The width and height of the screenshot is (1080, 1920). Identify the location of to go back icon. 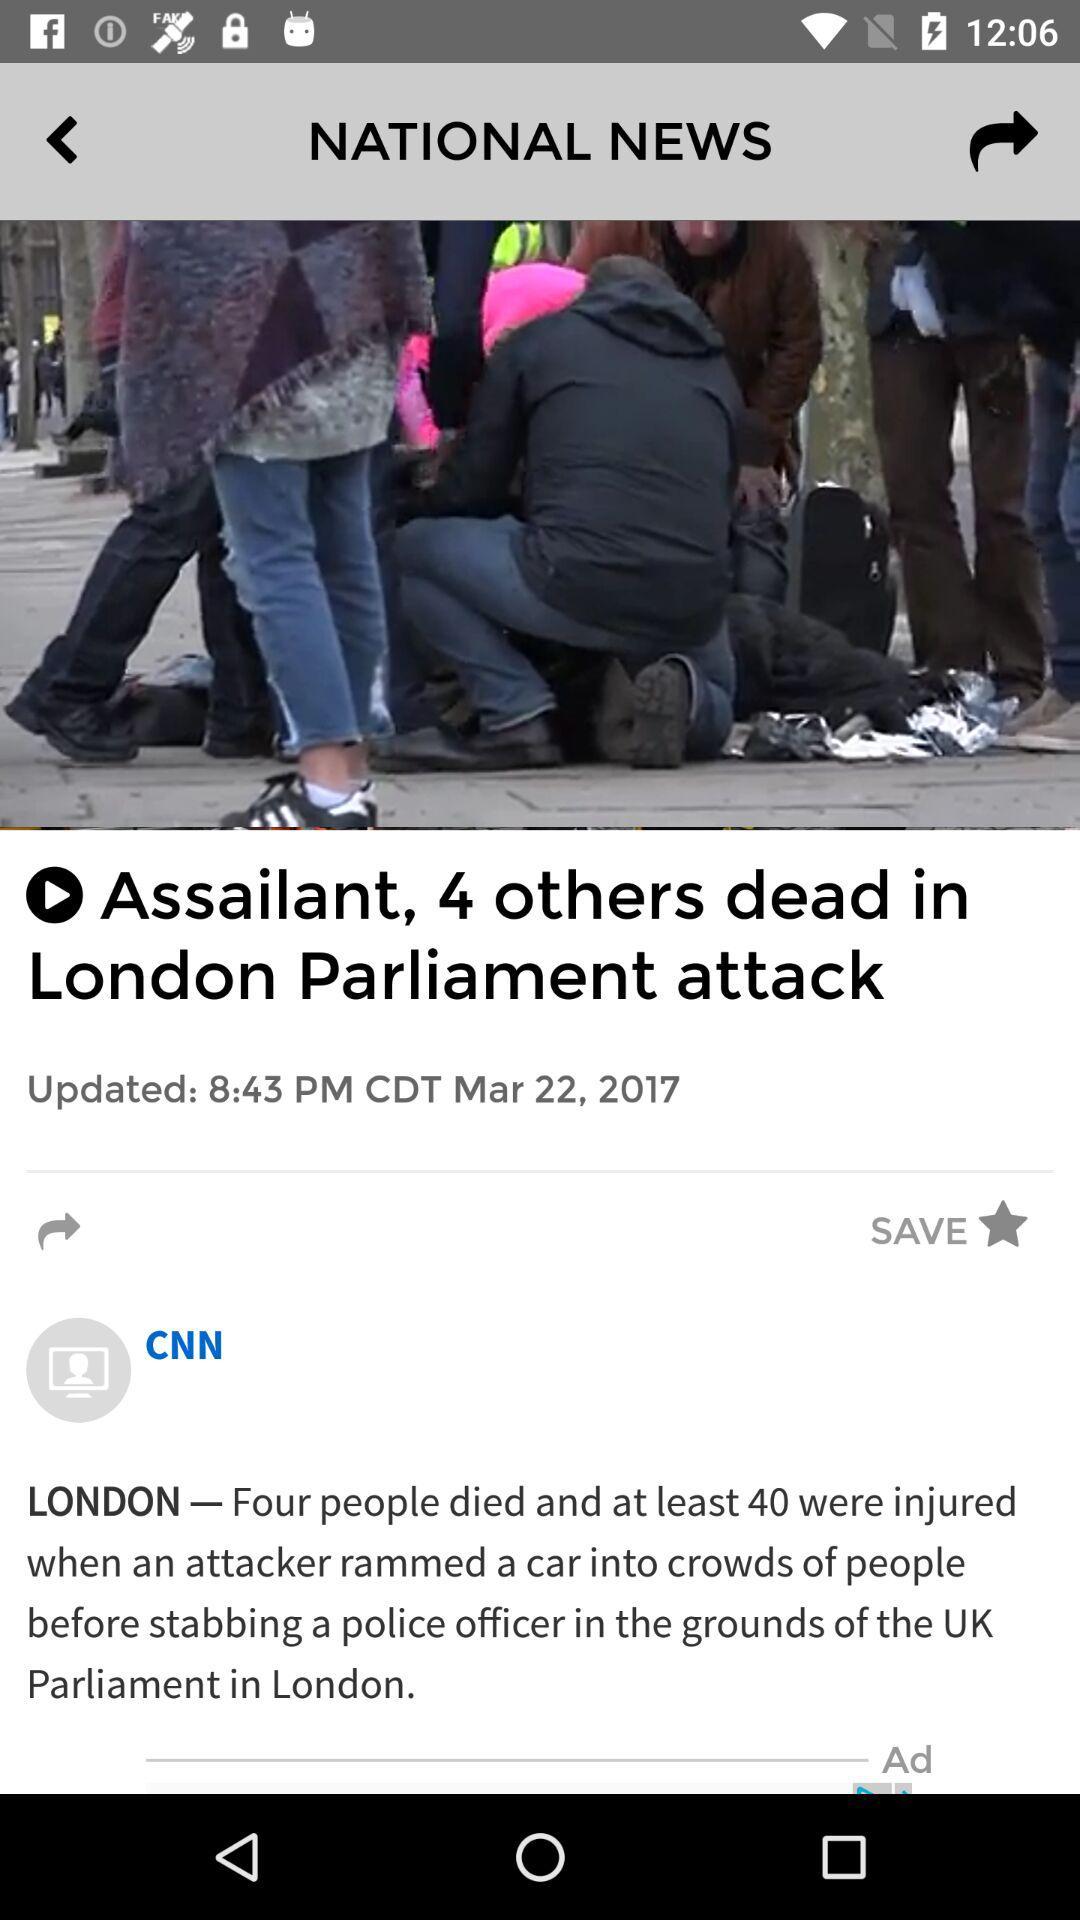
(107, 141).